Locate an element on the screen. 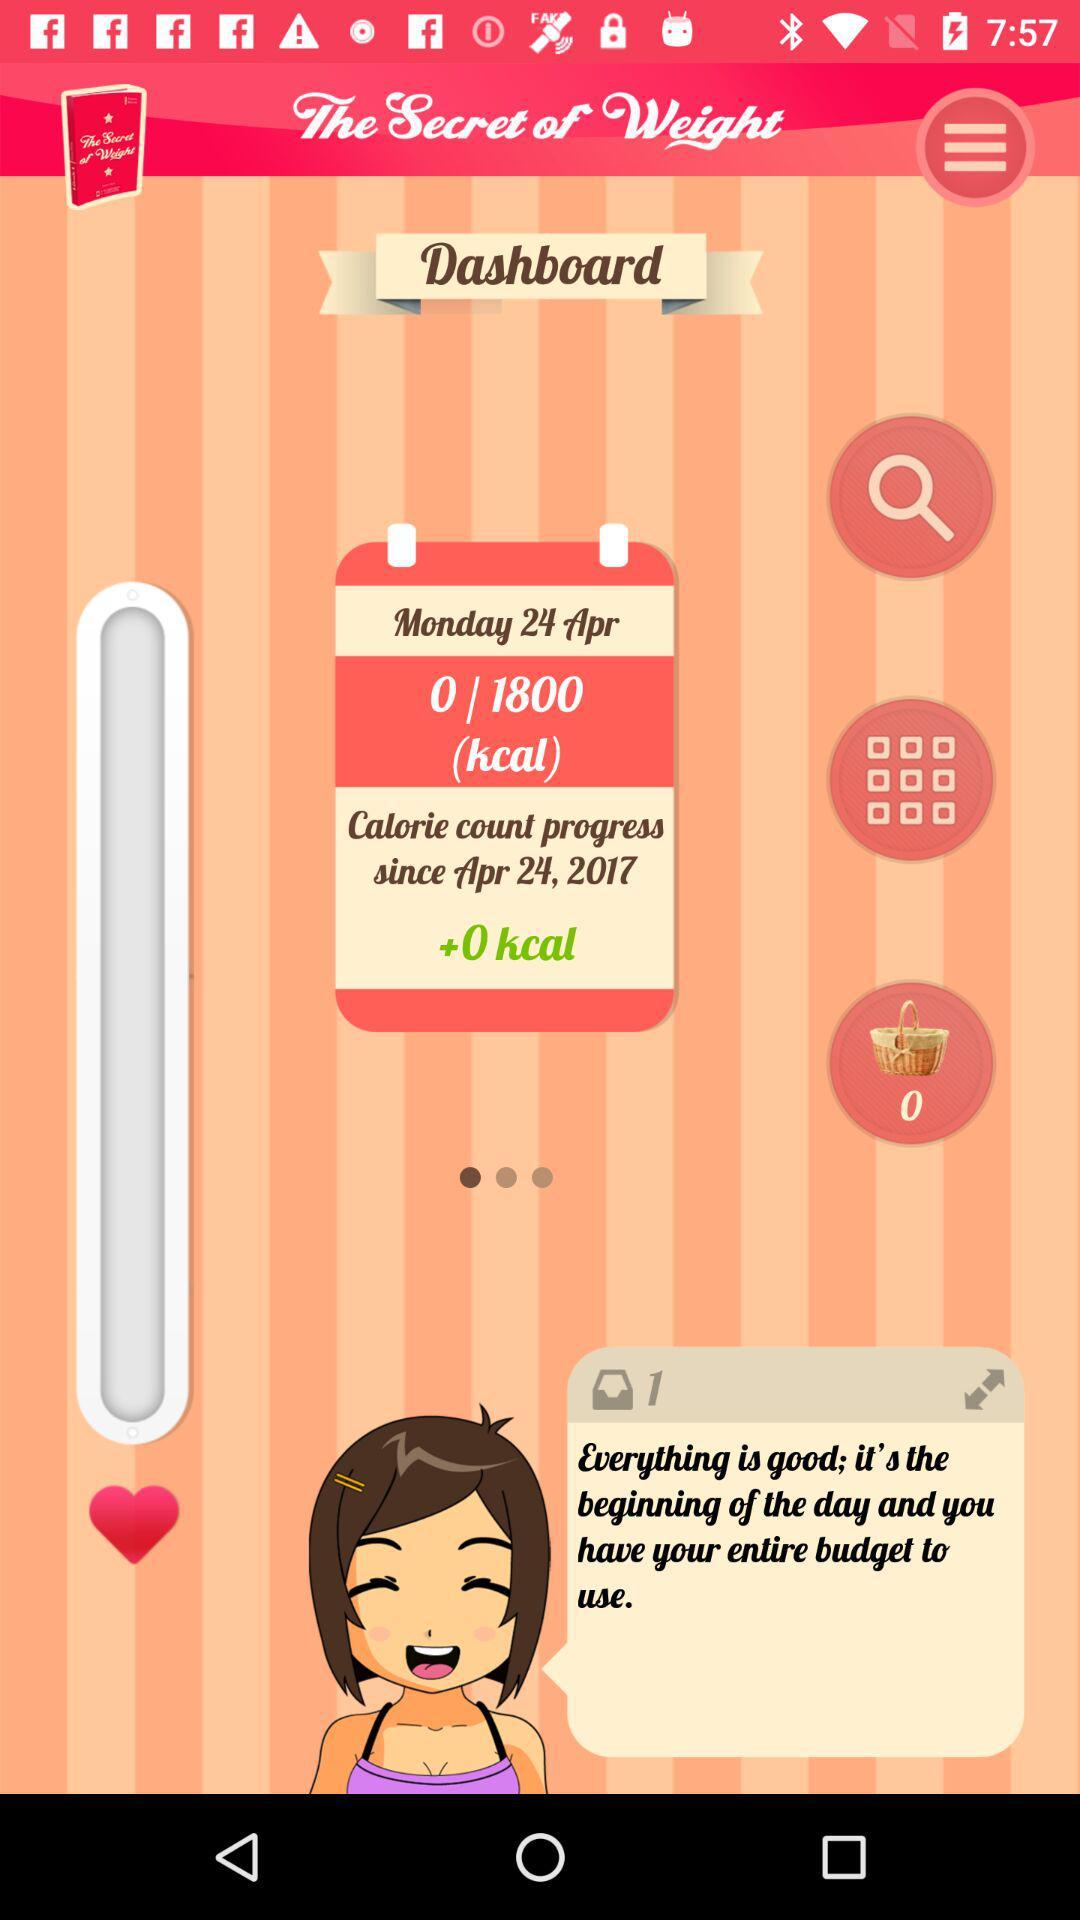 Image resolution: width=1080 pixels, height=1920 pixels. the option which is below the search button is located at coordinates (911, 780).